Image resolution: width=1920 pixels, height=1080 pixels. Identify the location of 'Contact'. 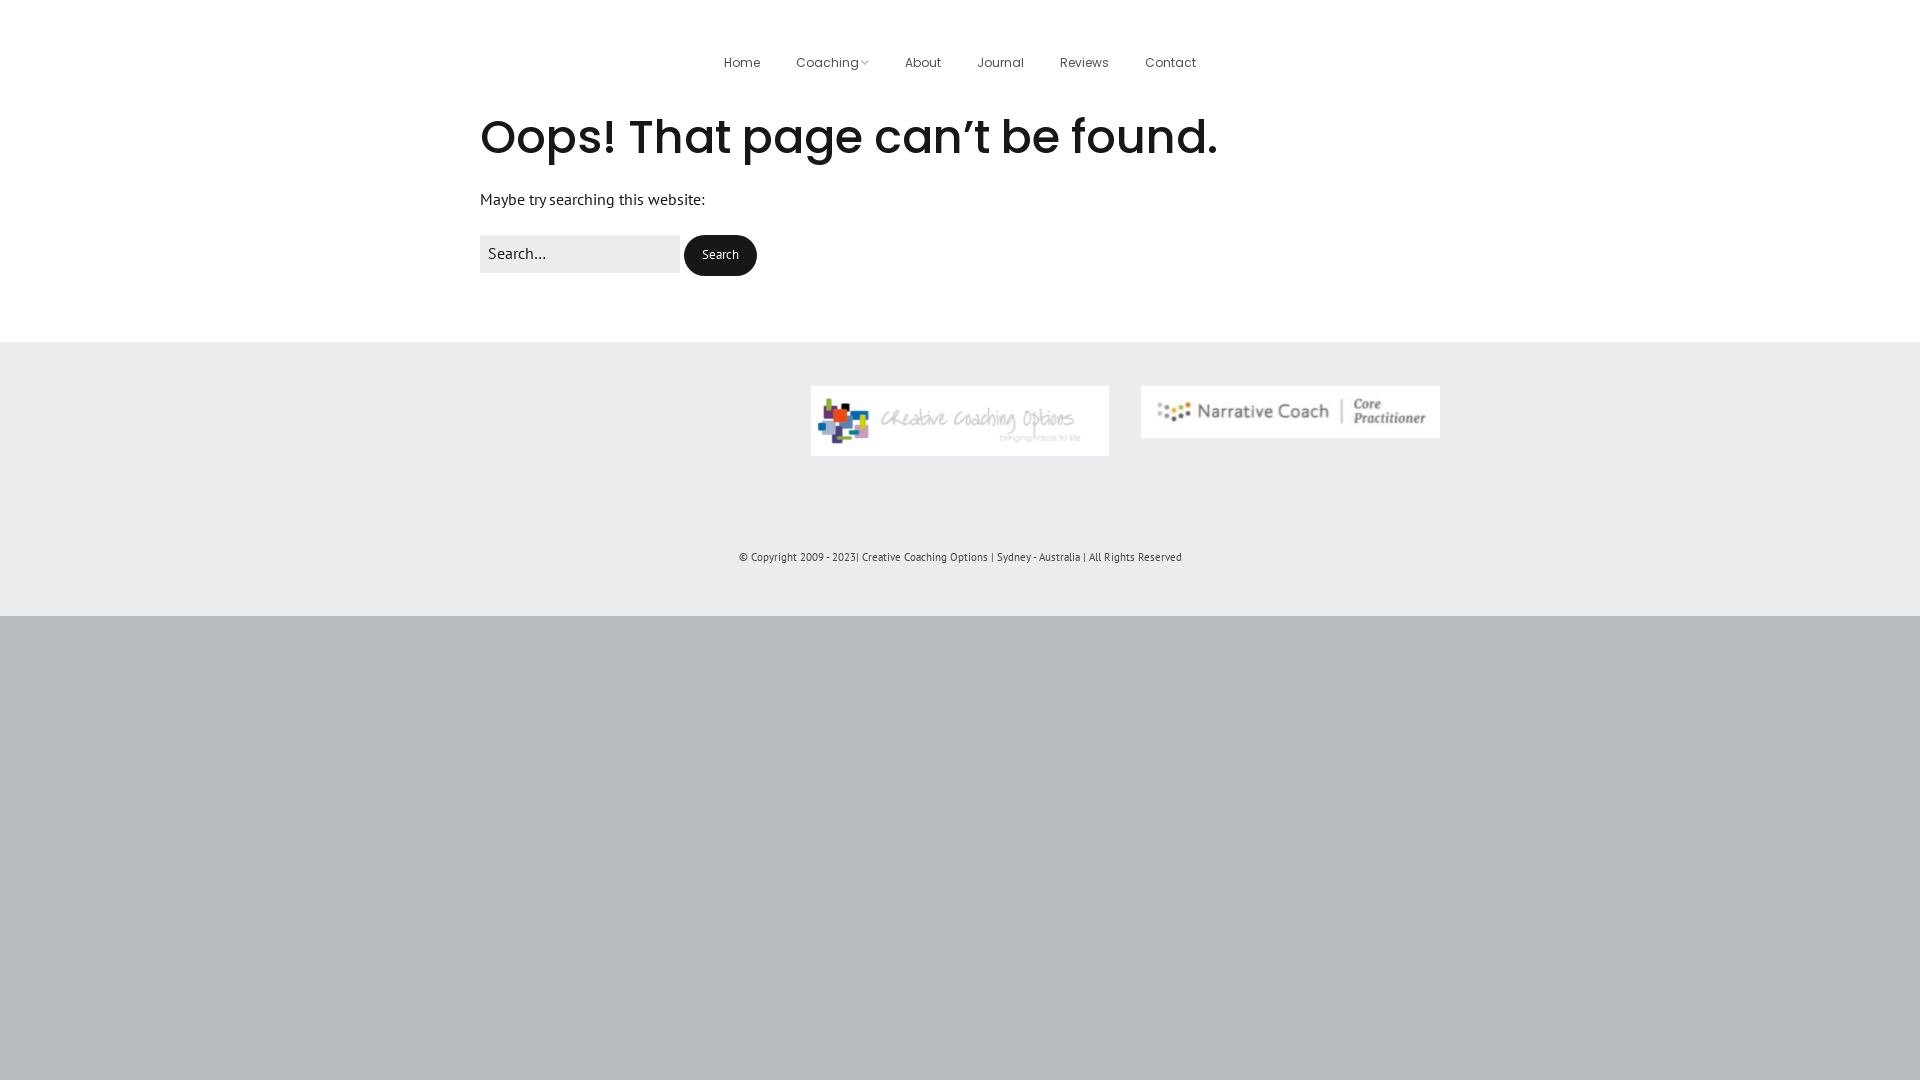
(1170, 62).